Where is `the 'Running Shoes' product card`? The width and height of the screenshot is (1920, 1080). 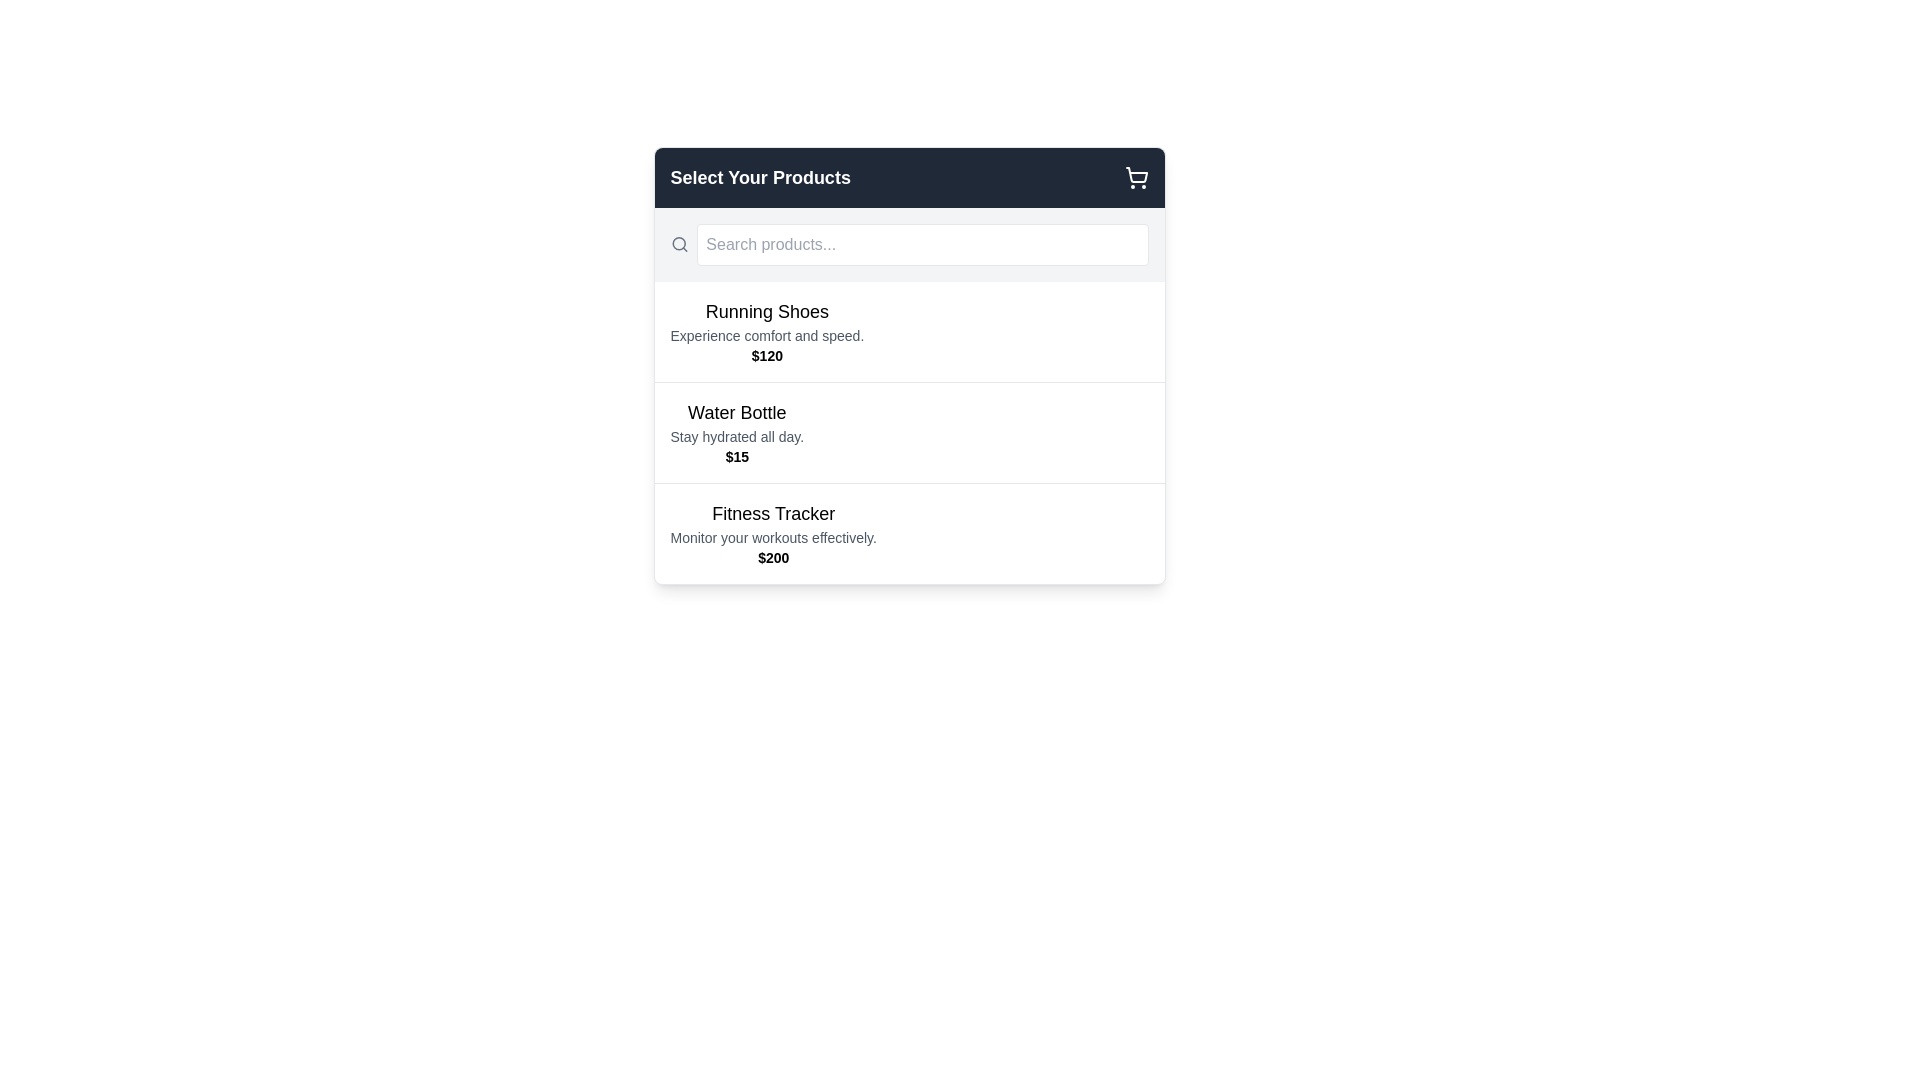
the 'Running Shoes' product card is located at coordinates (908, 330).